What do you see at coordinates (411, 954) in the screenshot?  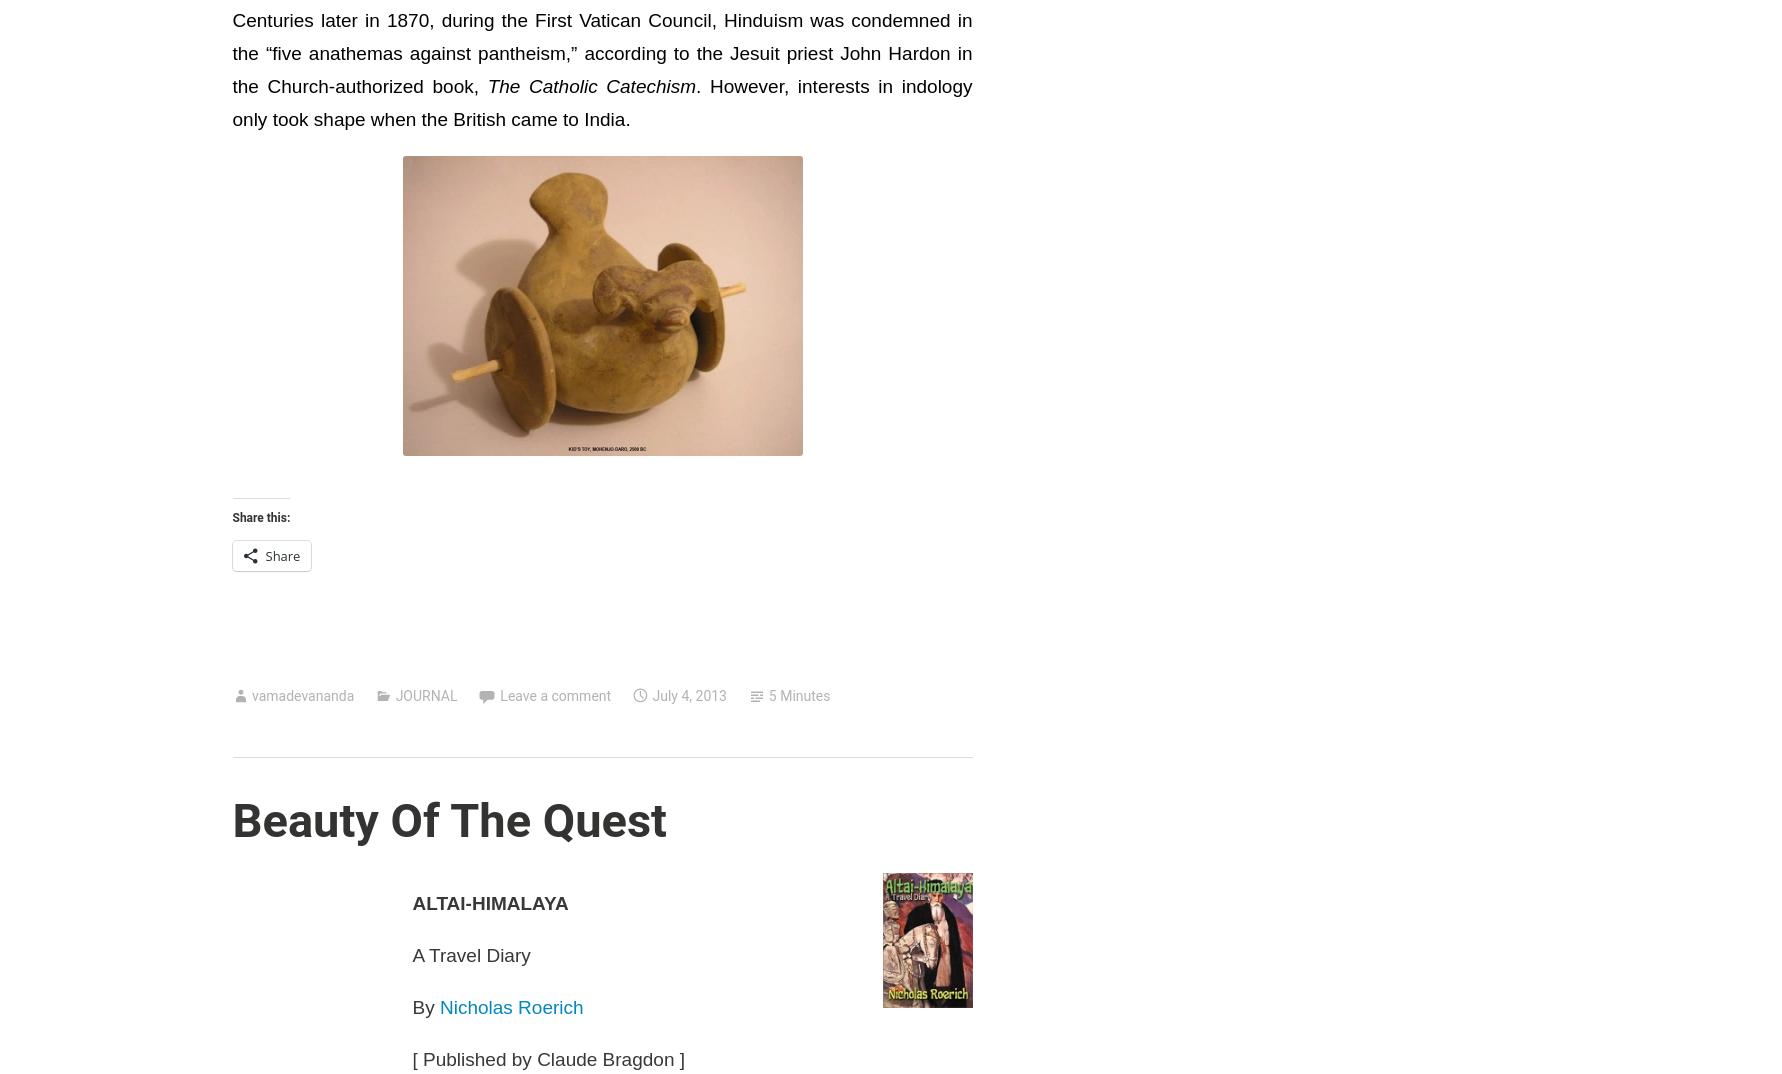 I see `'A Travel Diary'` at bounding box center [411, 954].